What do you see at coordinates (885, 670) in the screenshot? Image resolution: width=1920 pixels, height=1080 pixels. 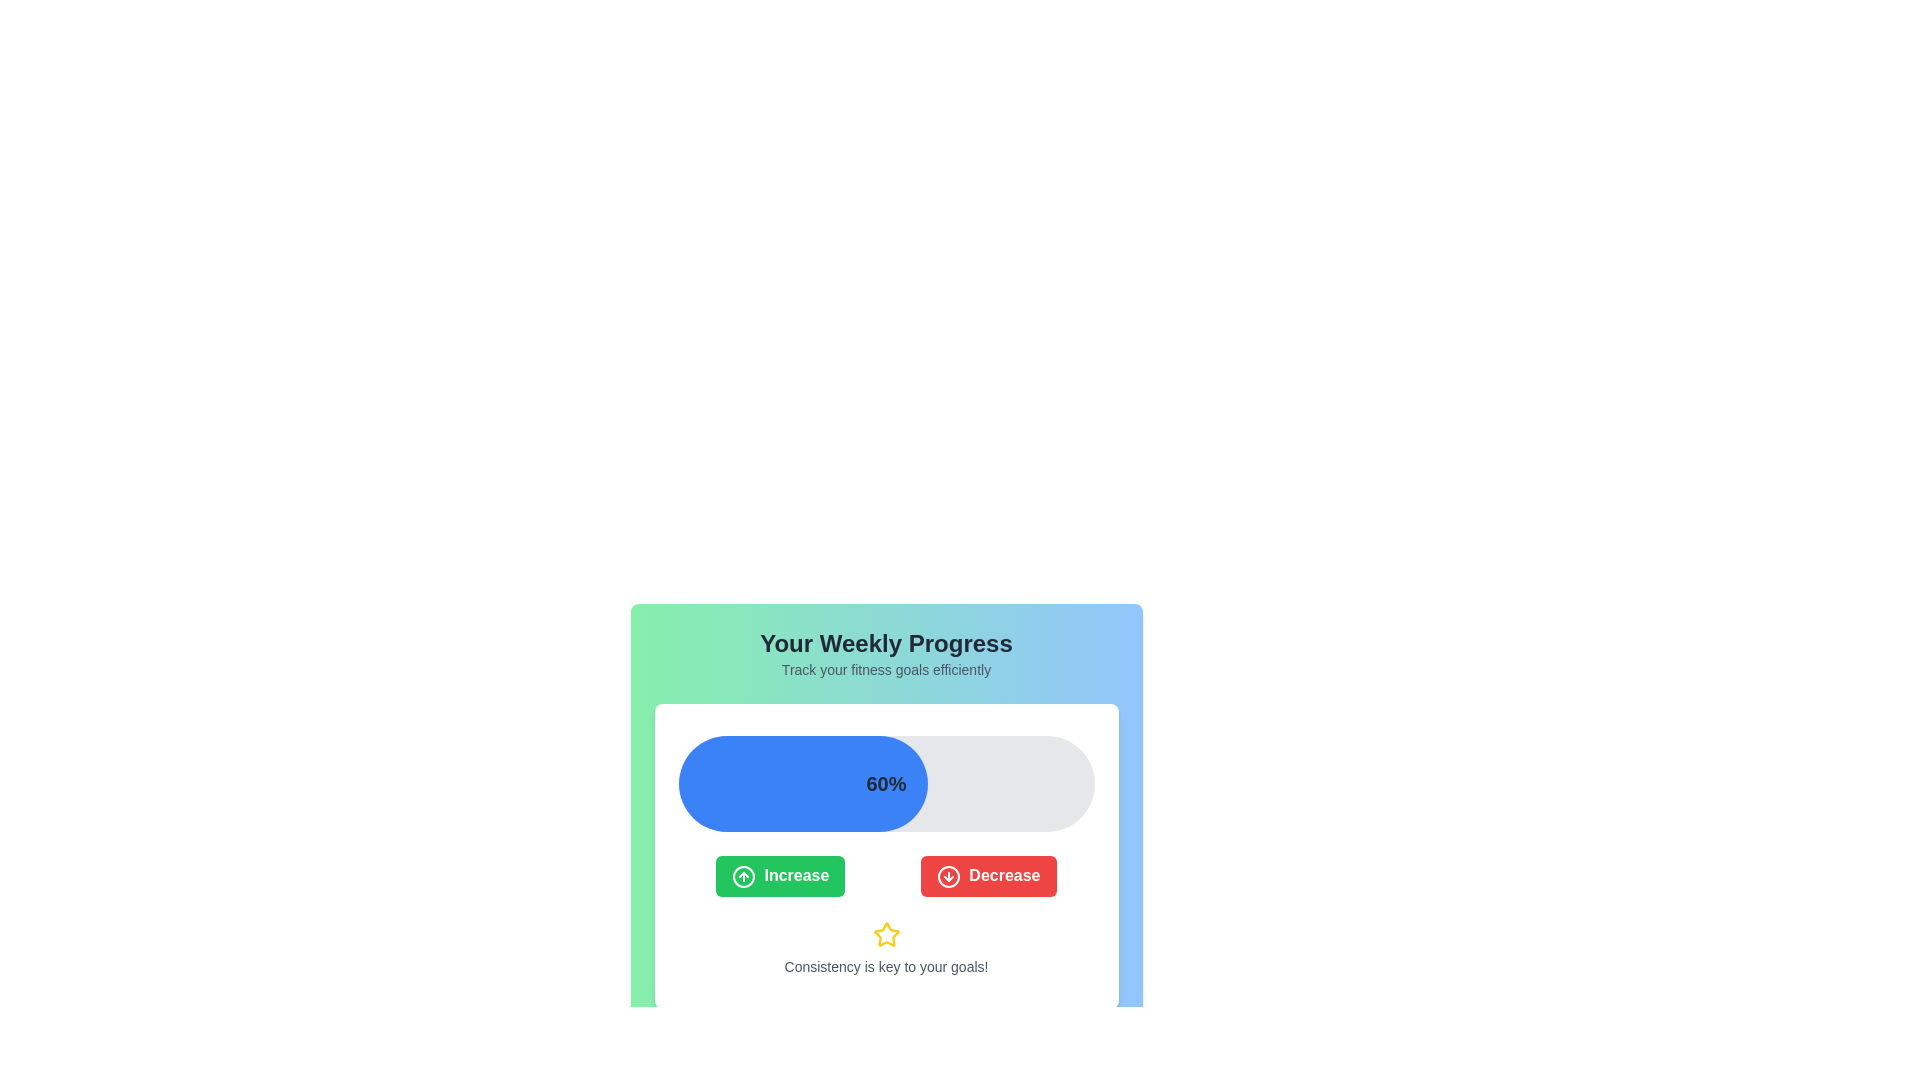 I see `the second line of static text located immediately below the title 'Your Weekly Progress', which provides guidance on the displayed data` at bounding box center [885, 670].